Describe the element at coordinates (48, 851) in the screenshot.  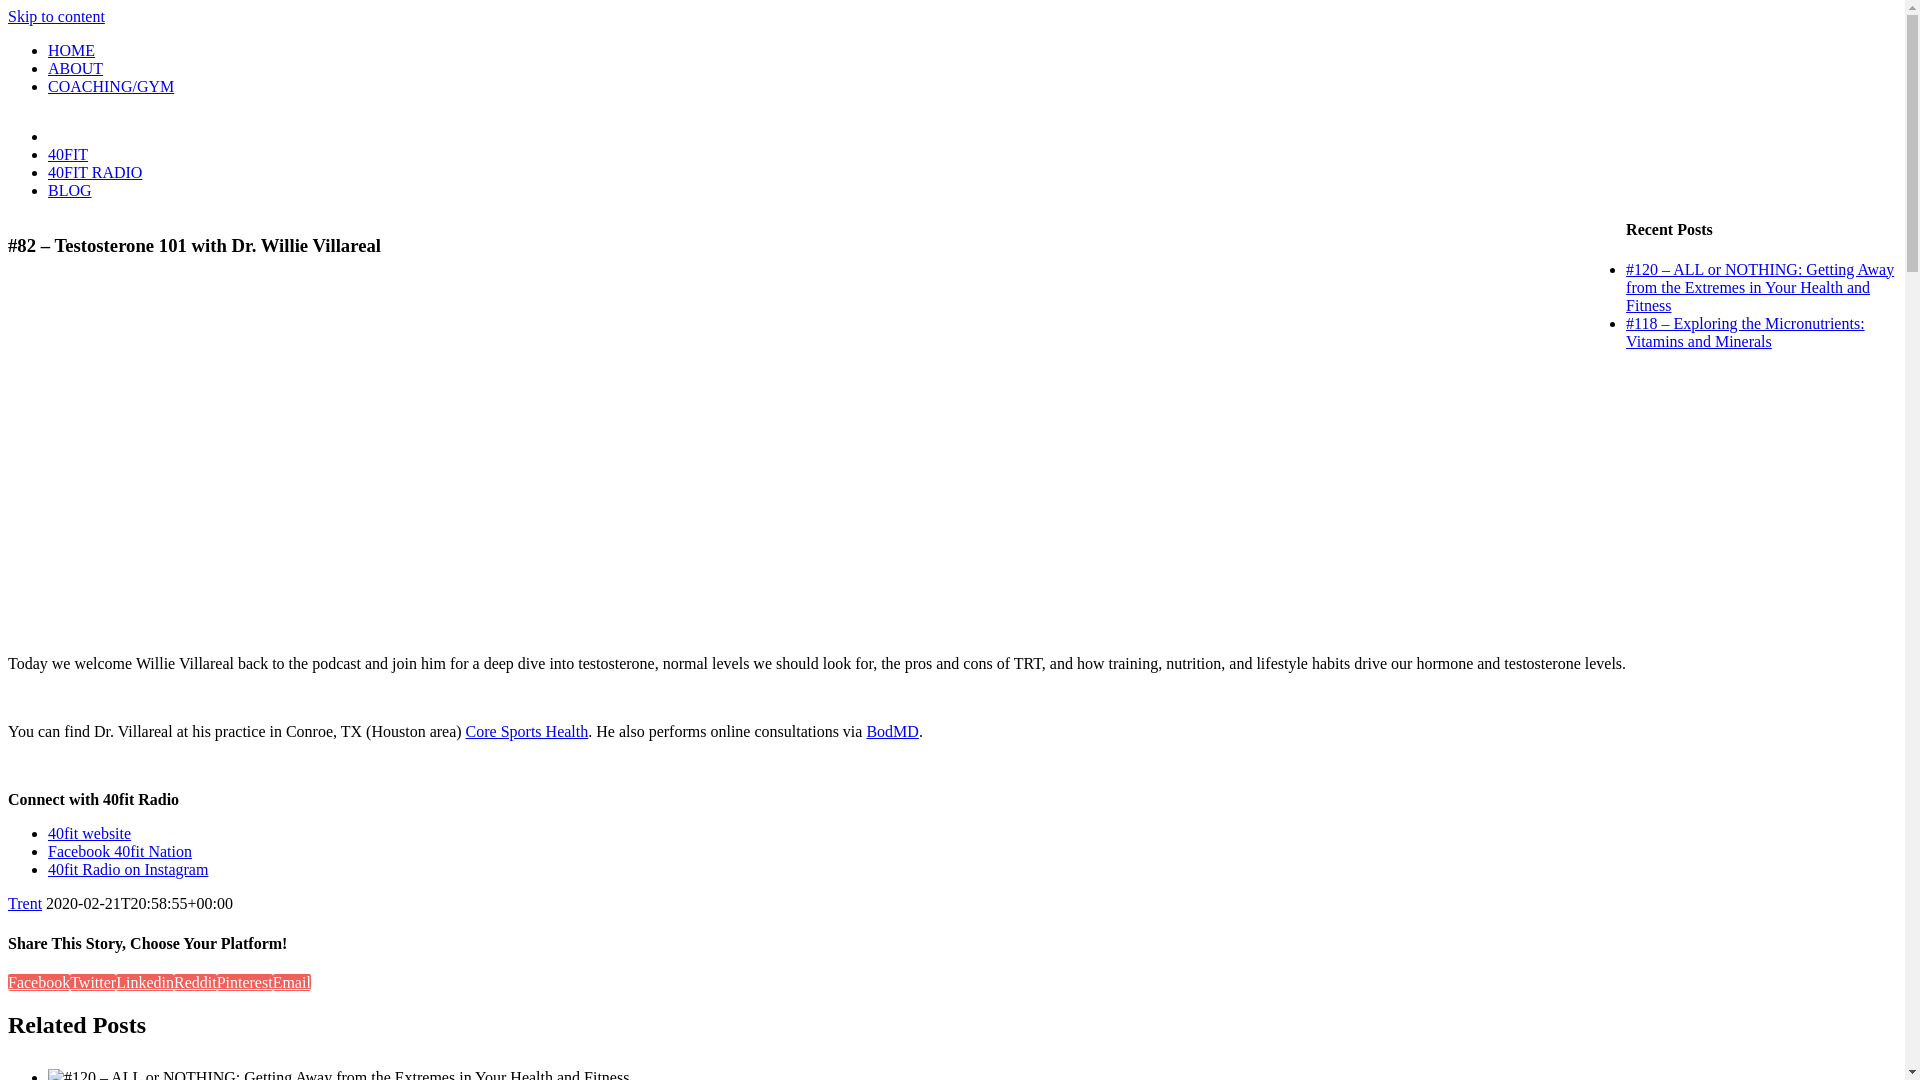
I see `'Facebook 40fit Nation'` at that location.